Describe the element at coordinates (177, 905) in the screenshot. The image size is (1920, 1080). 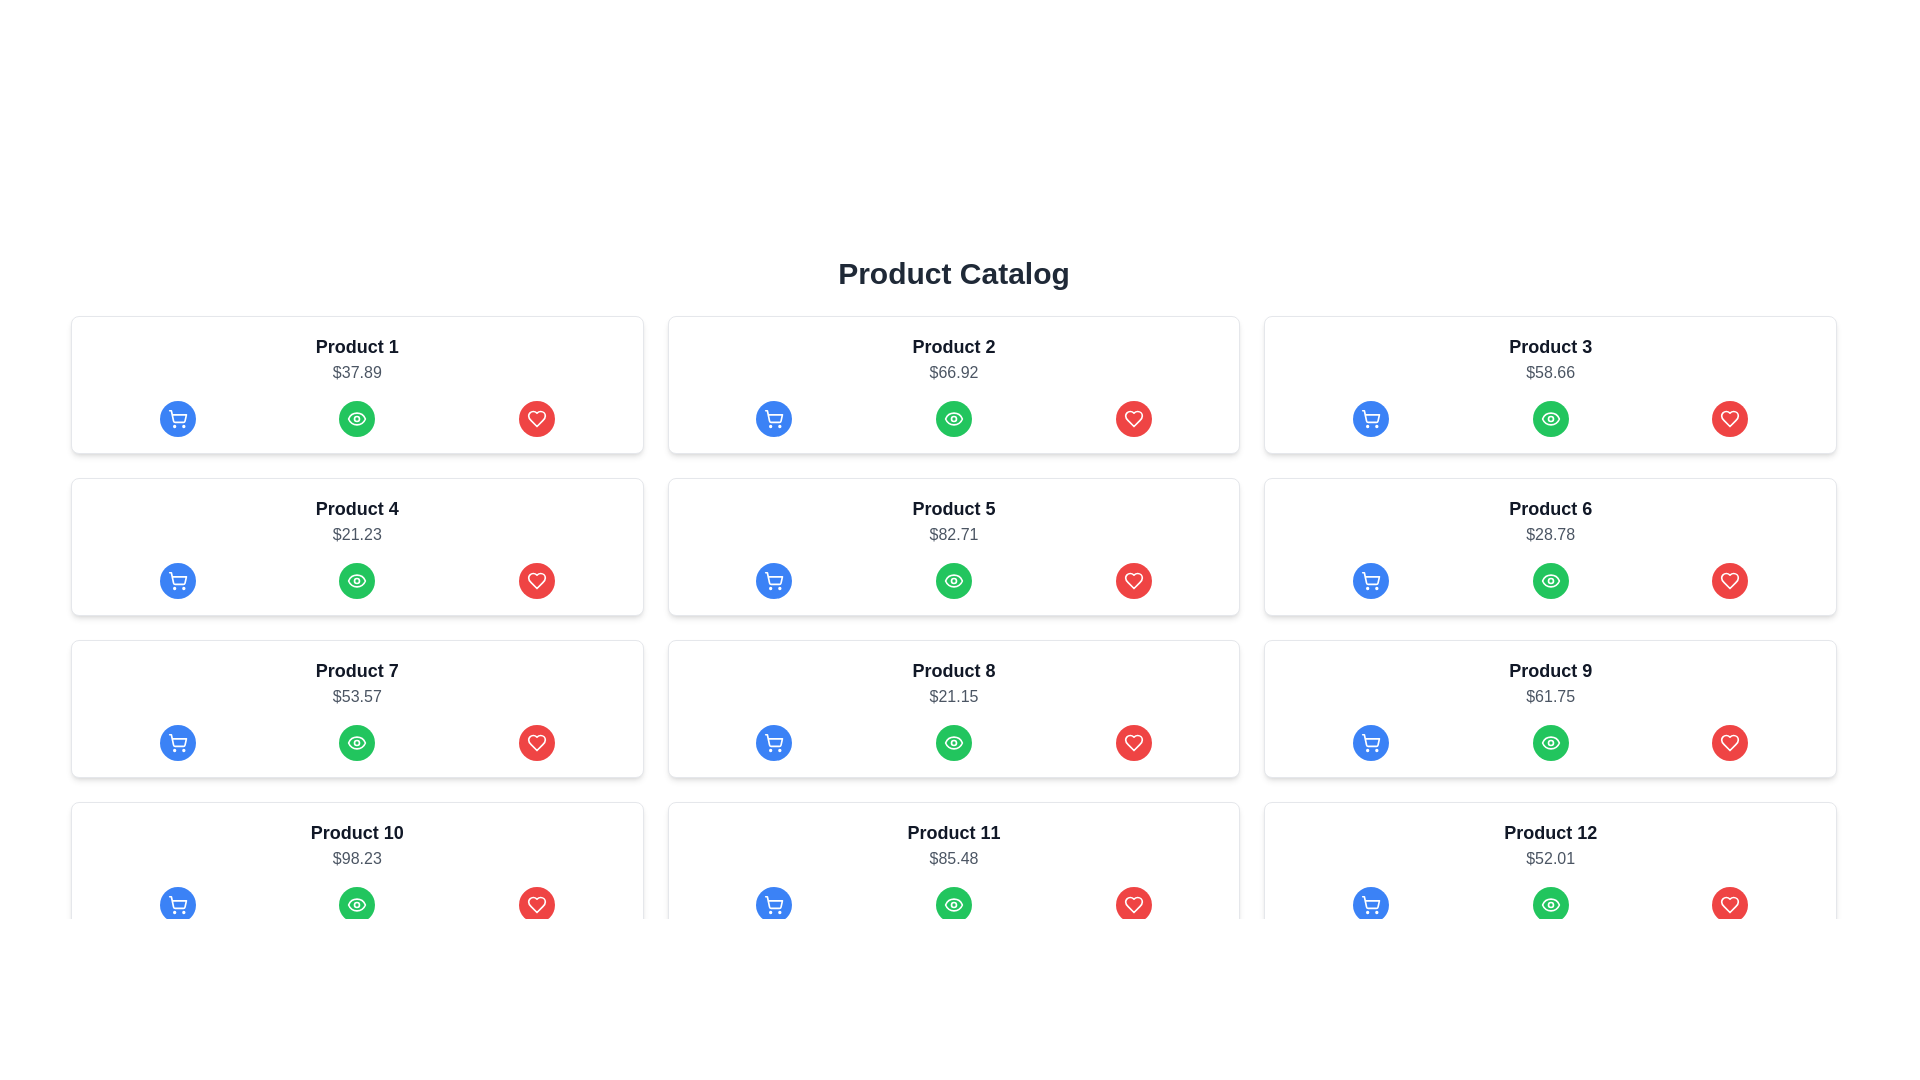
I see `the 'Add to Cart' button located under the 'Product 10' card in the product catalog` at that location.